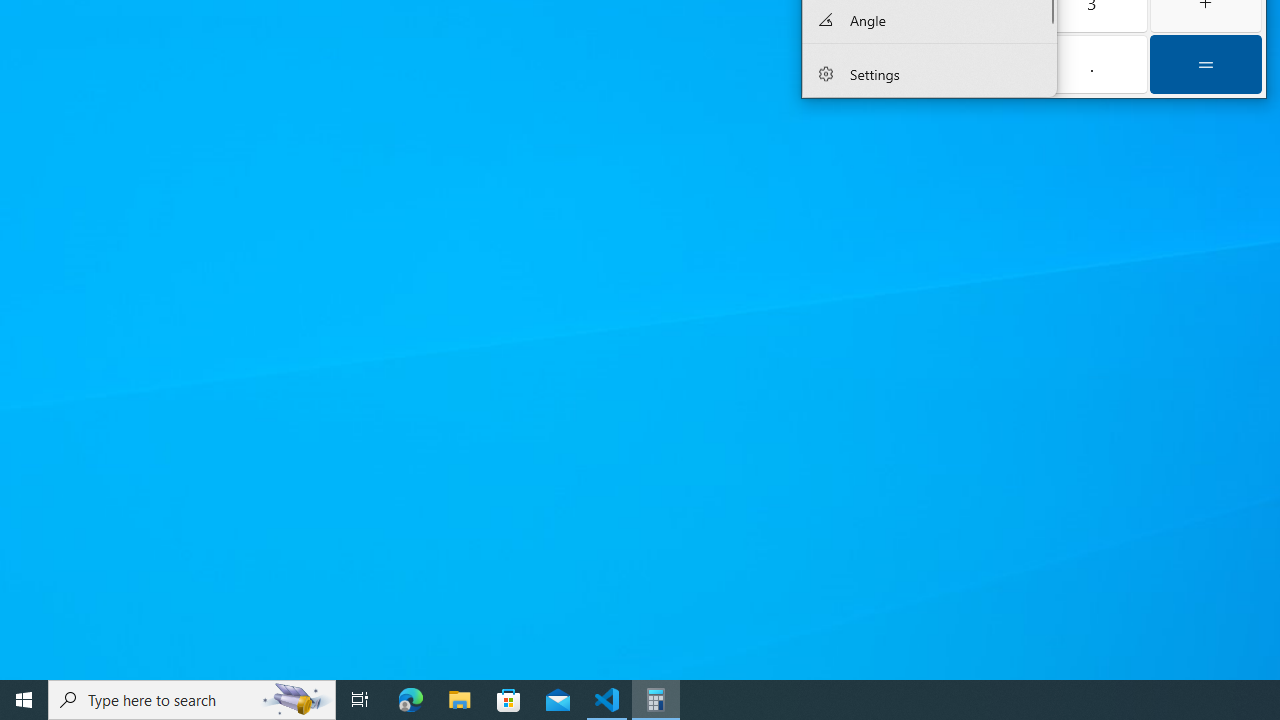 This screenshot has width=1280, height=720. Describe the element at coordinates (928, 20) in the screenshot. I see `'Angle Converter'` at that location.